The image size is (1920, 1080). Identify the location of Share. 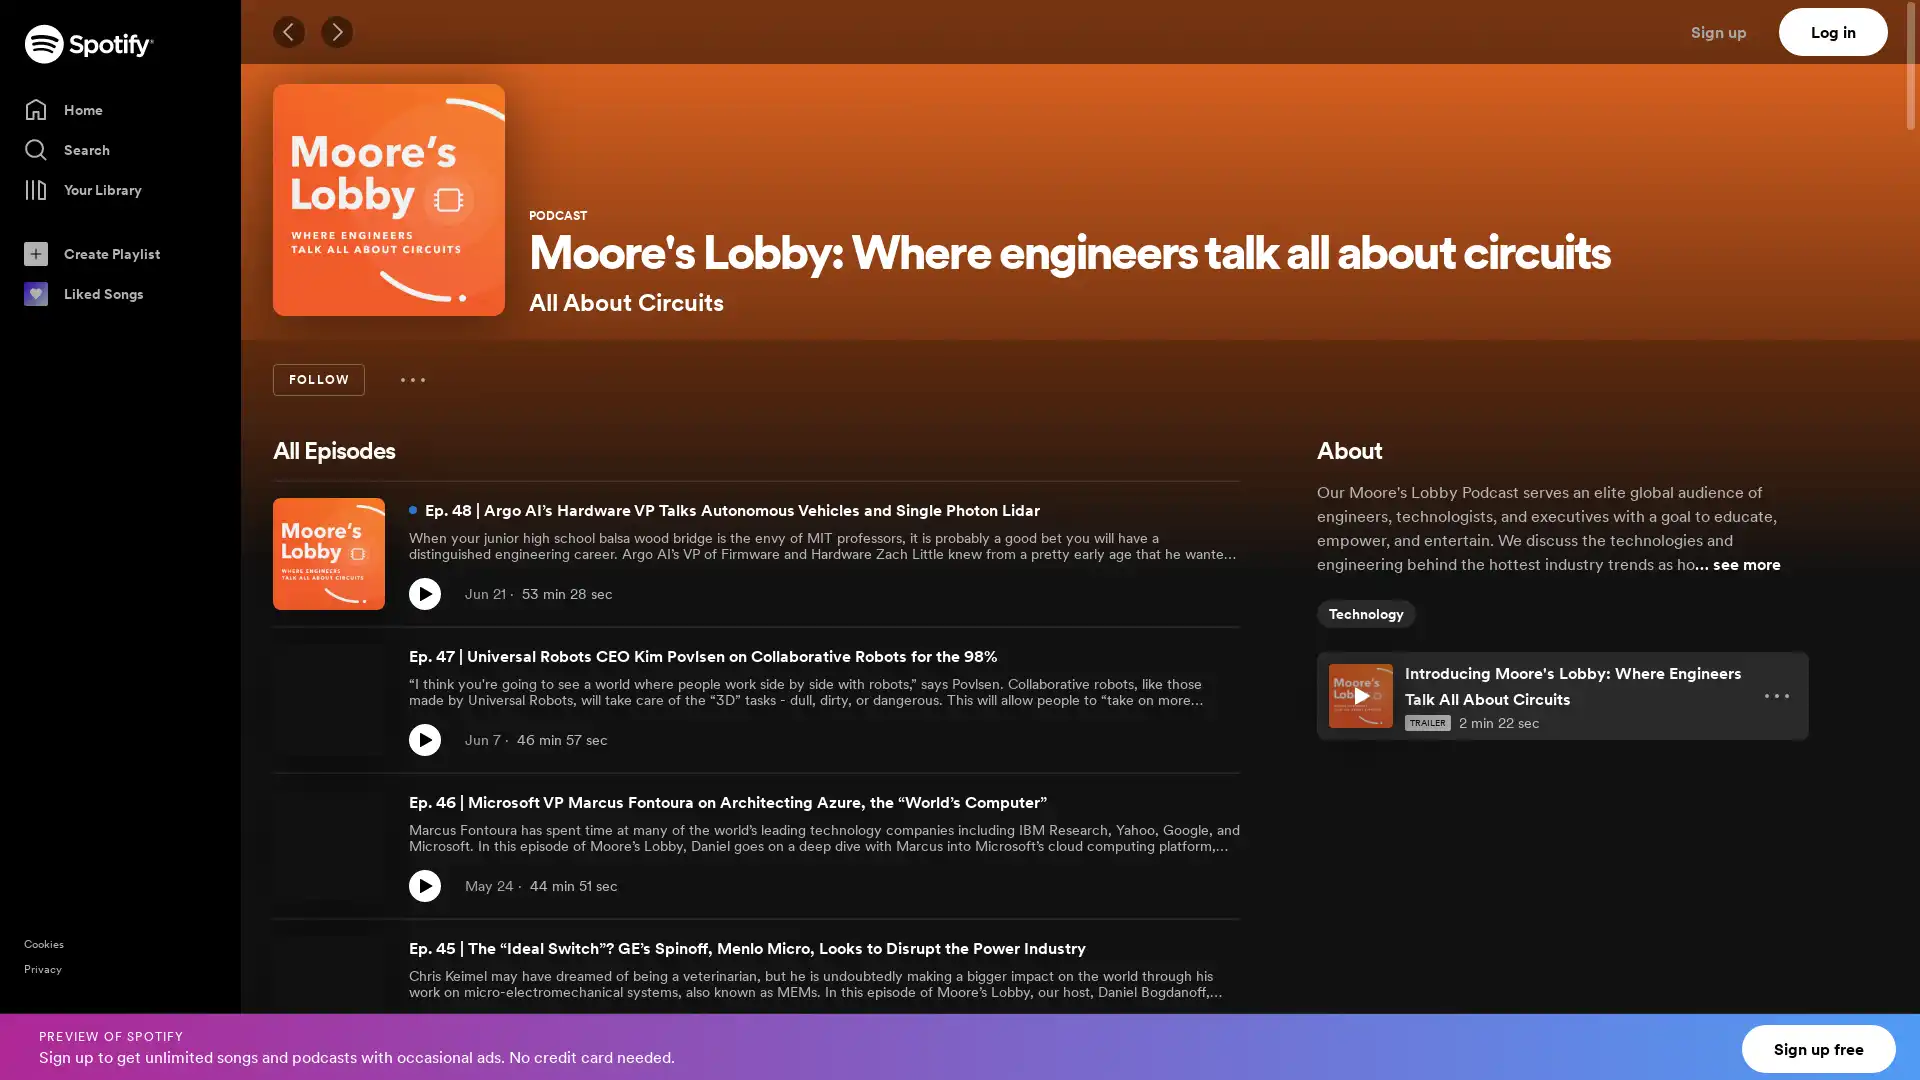
(1180, 593).